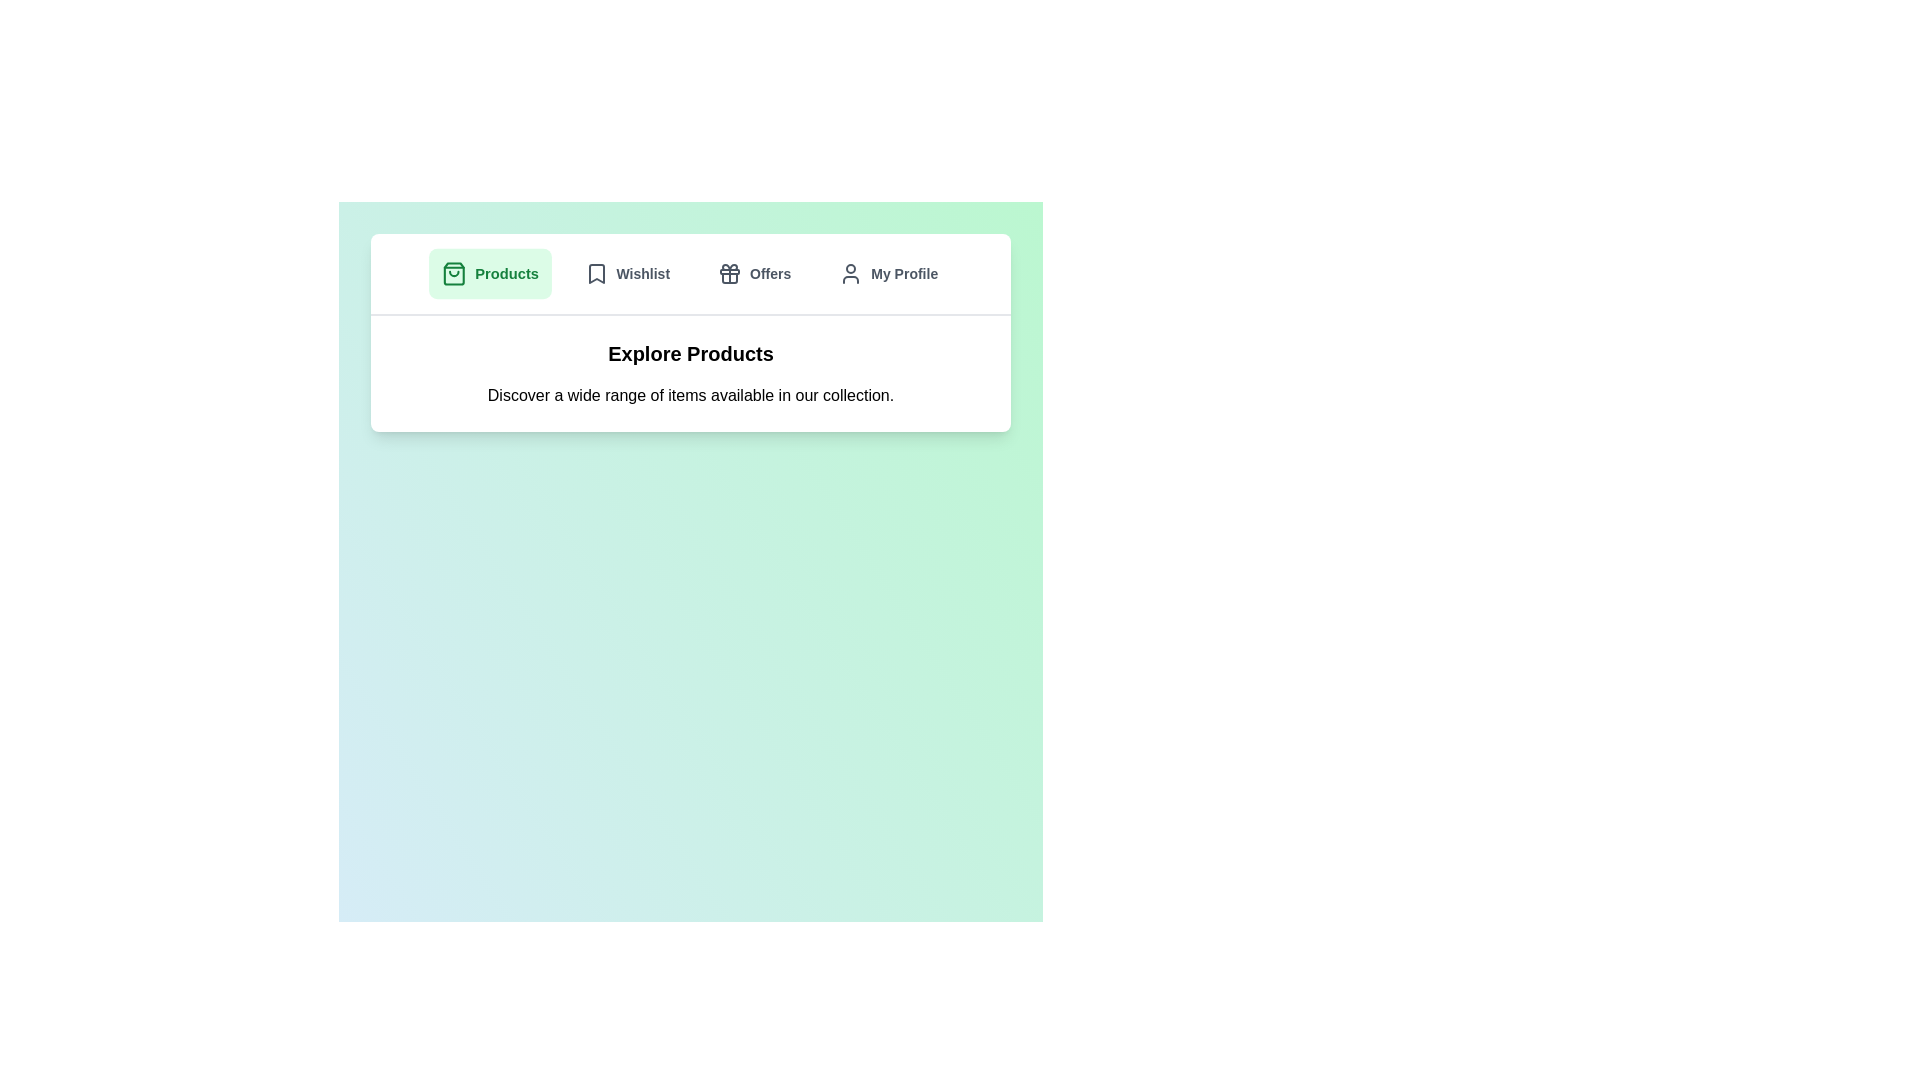  I want to click on the 'Wishlist' button, which is the second item in the navigation bar, so click(626, 273).